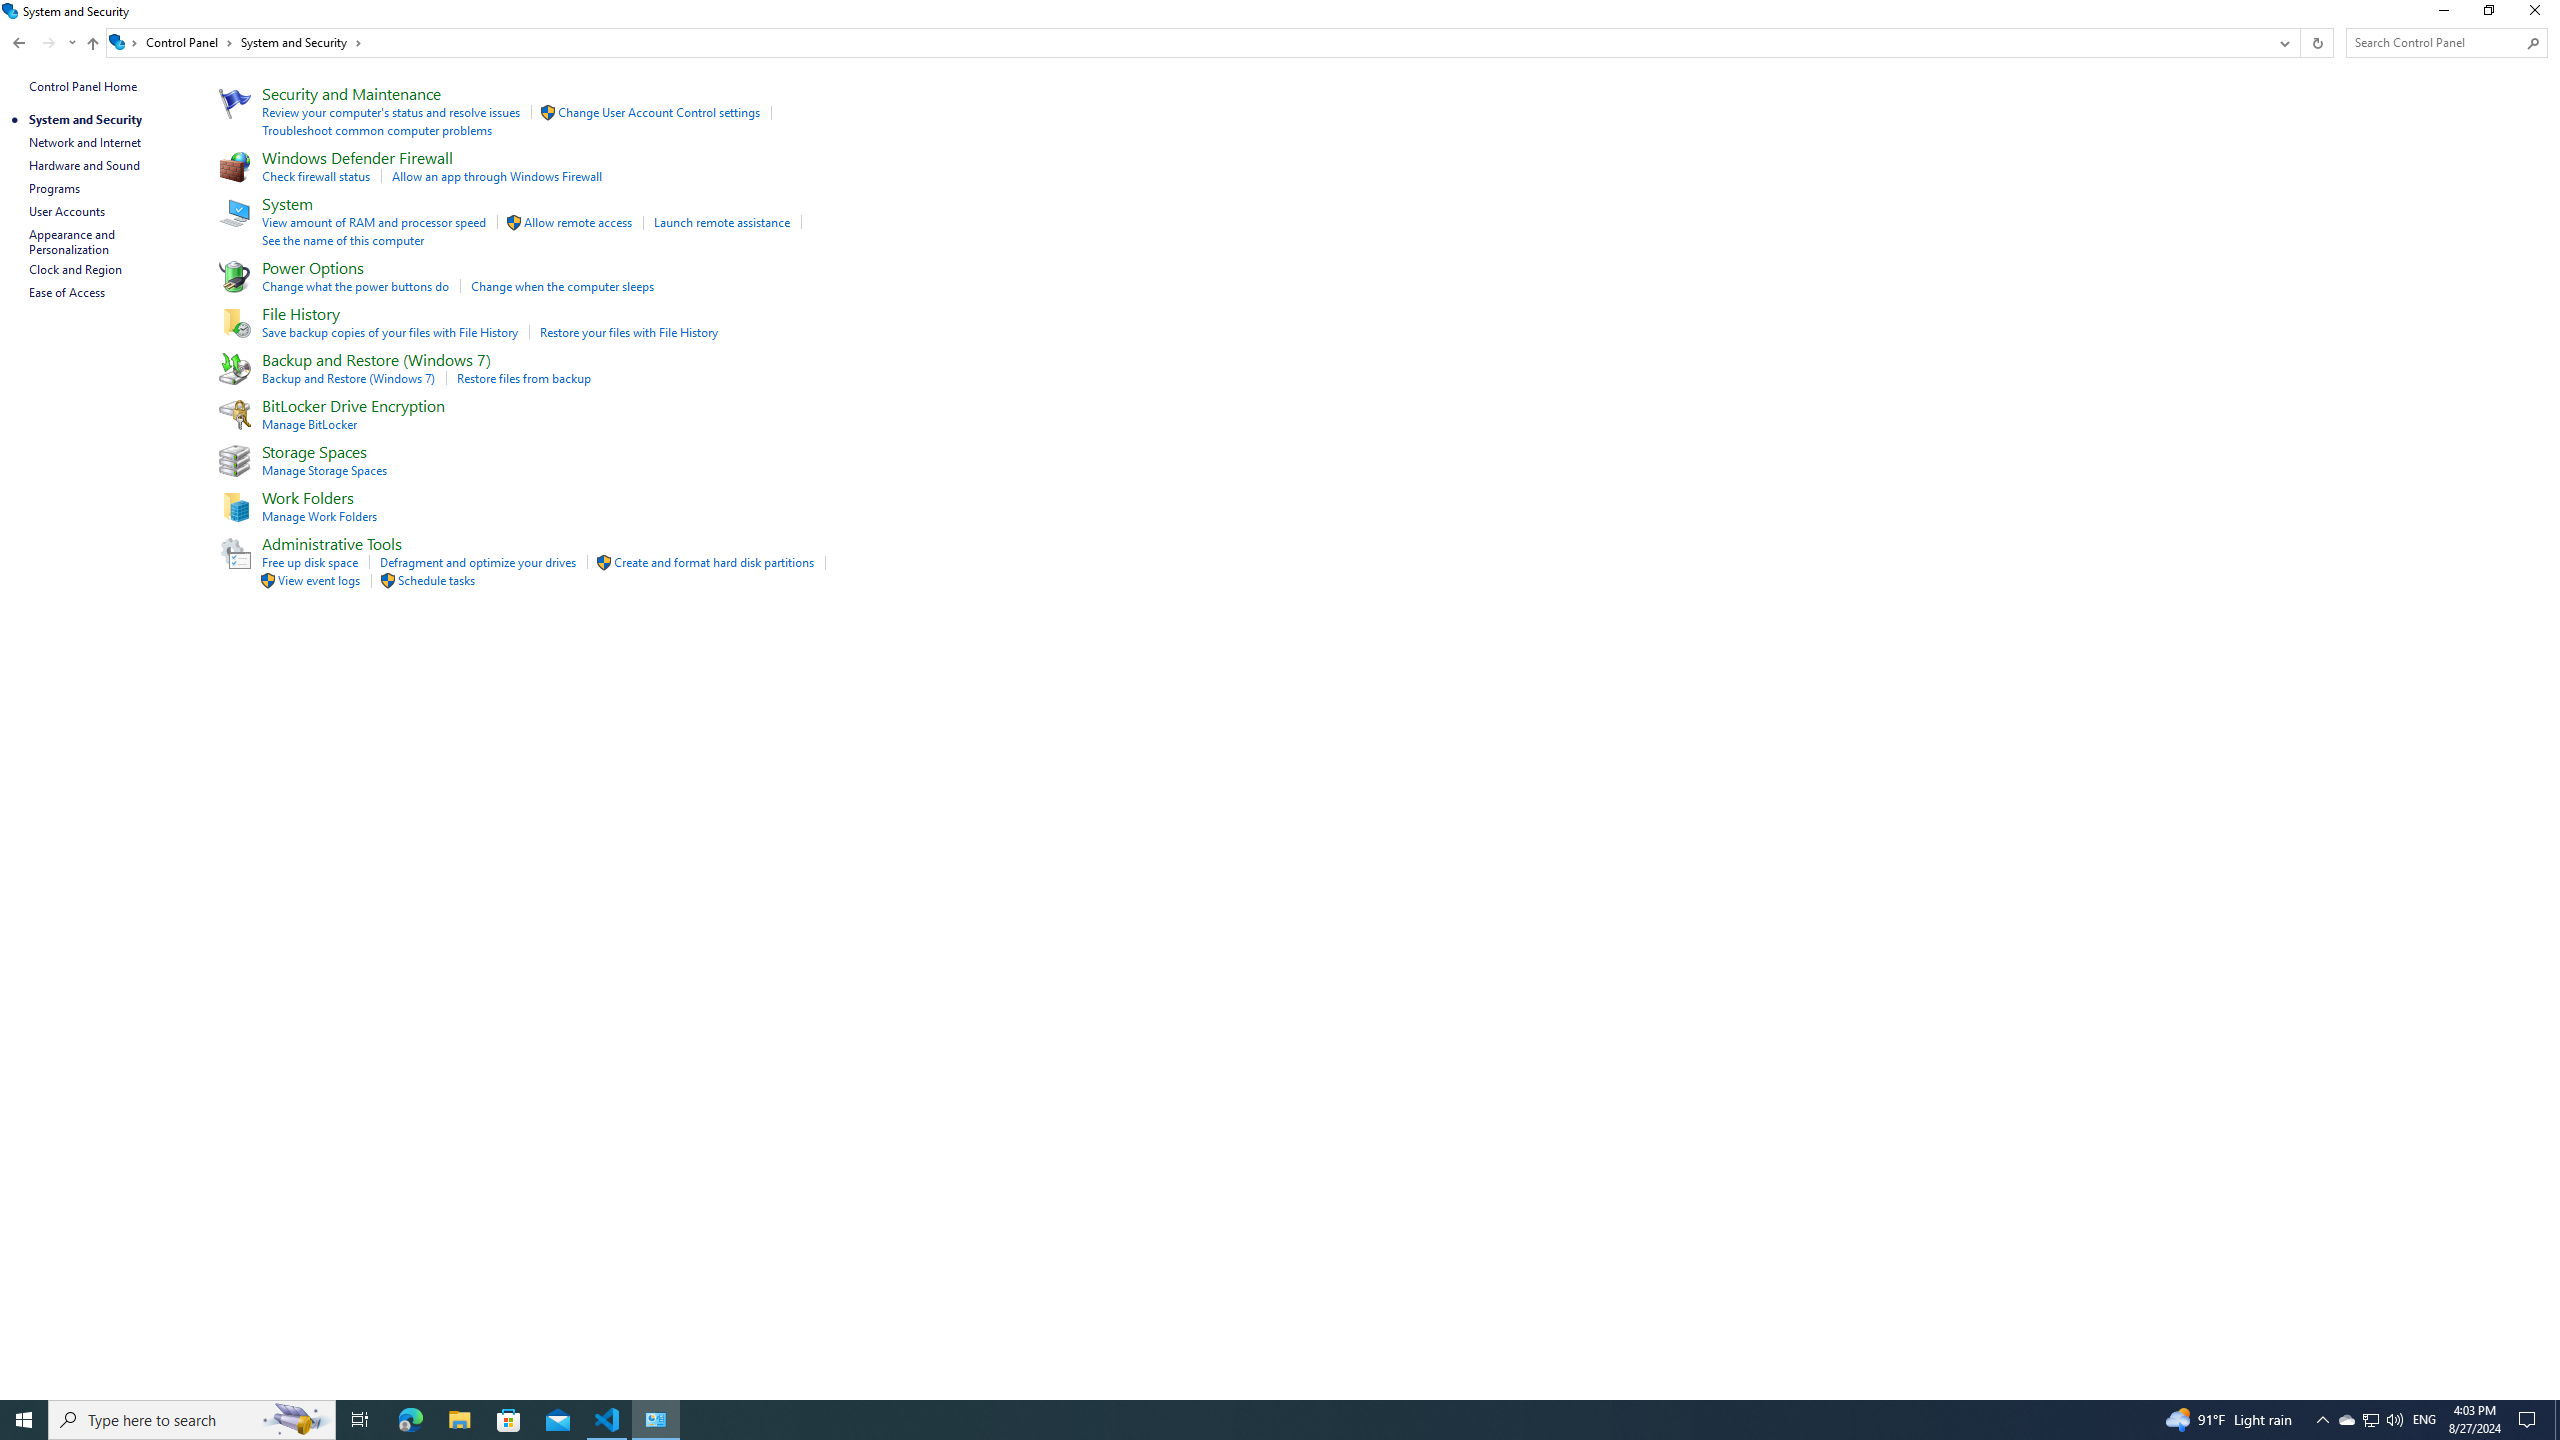  What do you see at coordinates (375, 222) in the screenshot?
I see `'View amount of RAM and processor speed'` at bounding box center [375, 222].